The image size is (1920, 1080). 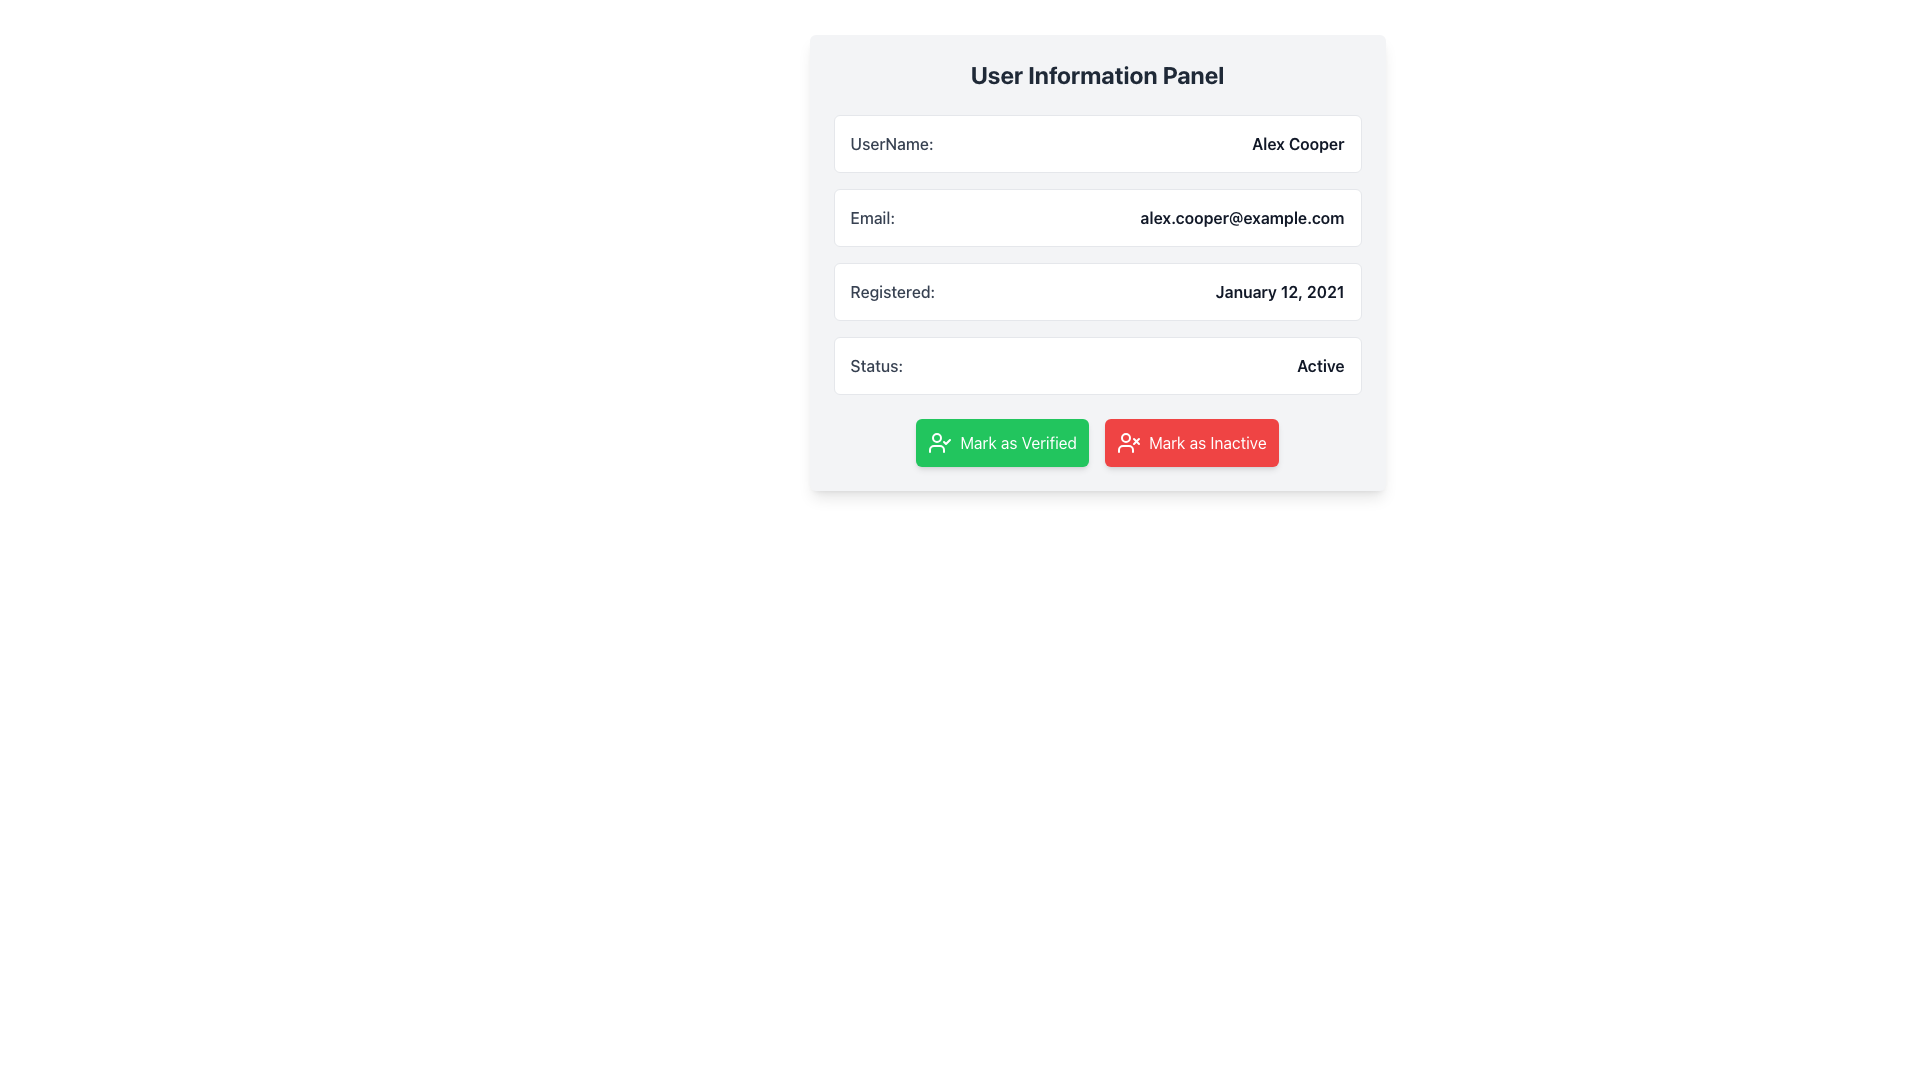 I want to click on the Static Text Label that reads 'Status:' styled in gray, positioned to the left of the value 'Active.', so click(x=876, y=366).